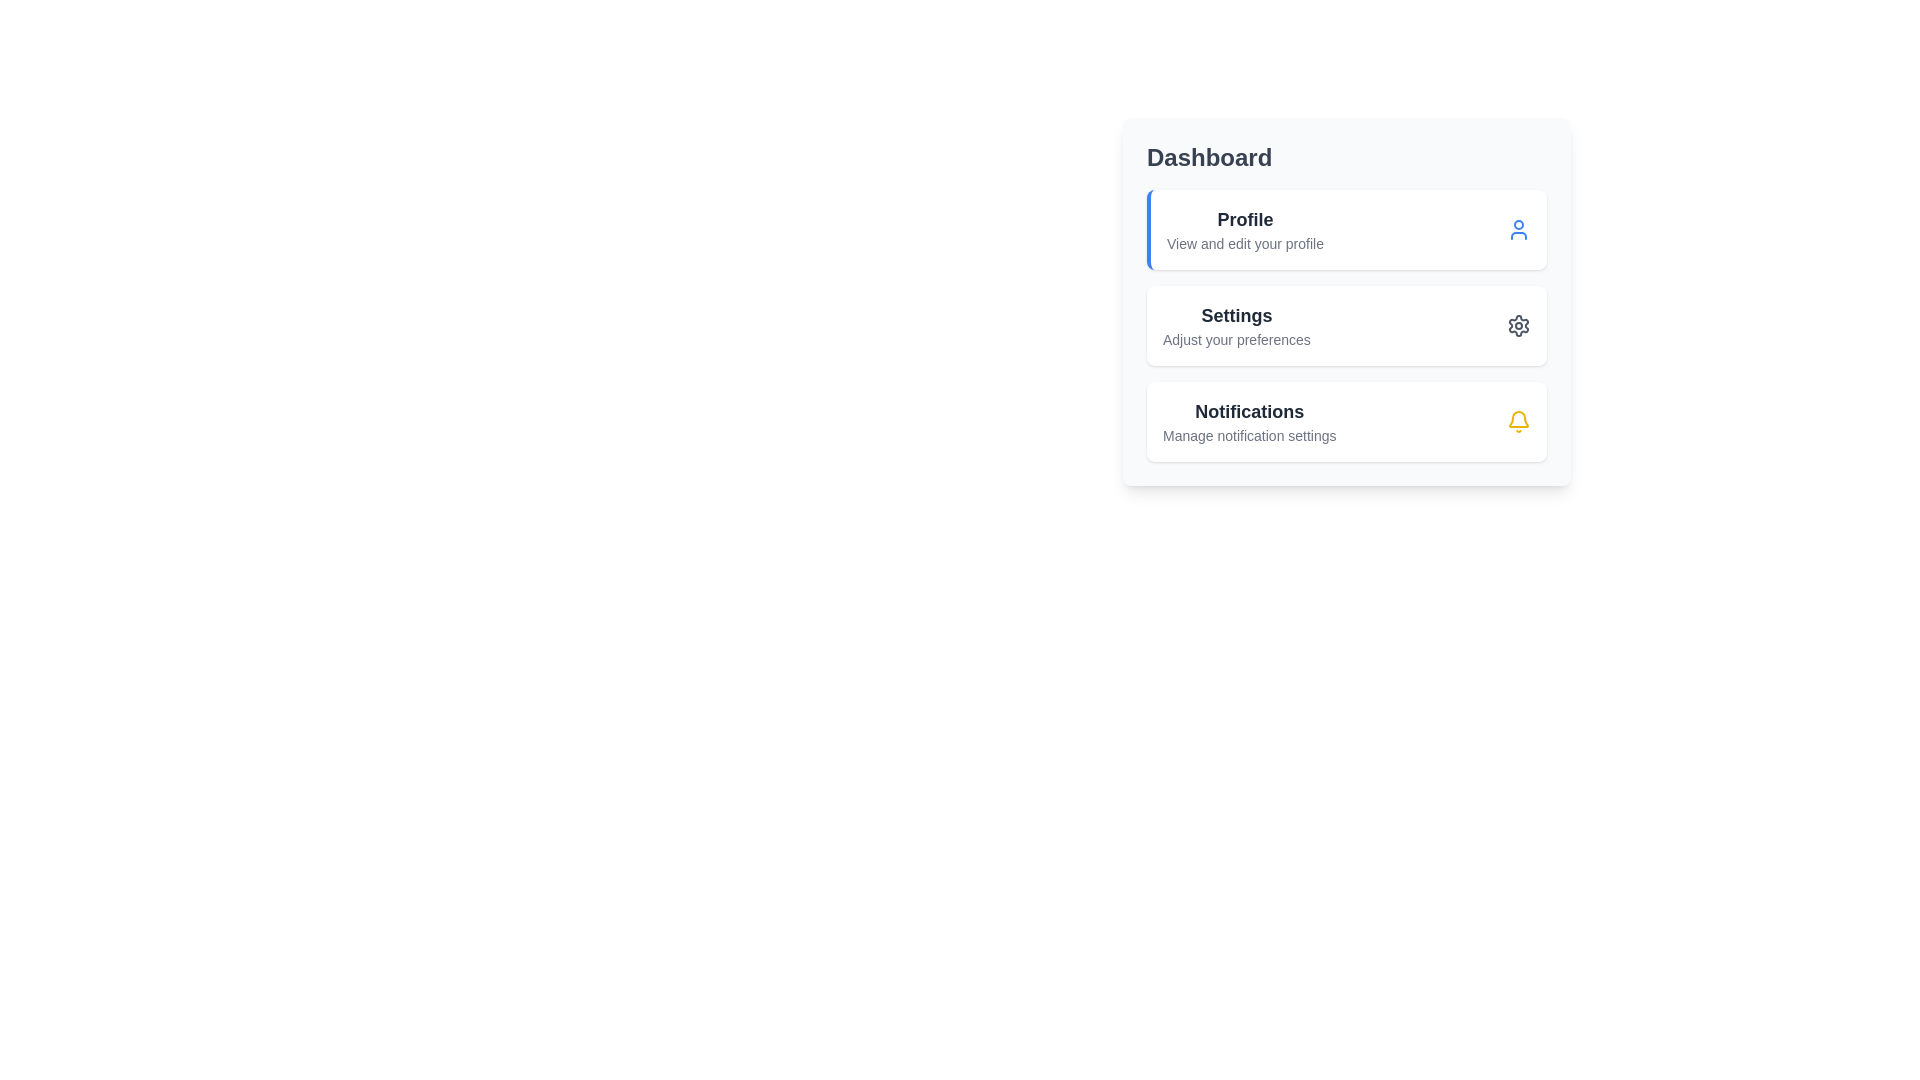  I want to click on the second card in the vertical list titled 'Dashboard', so click(1347, 325).